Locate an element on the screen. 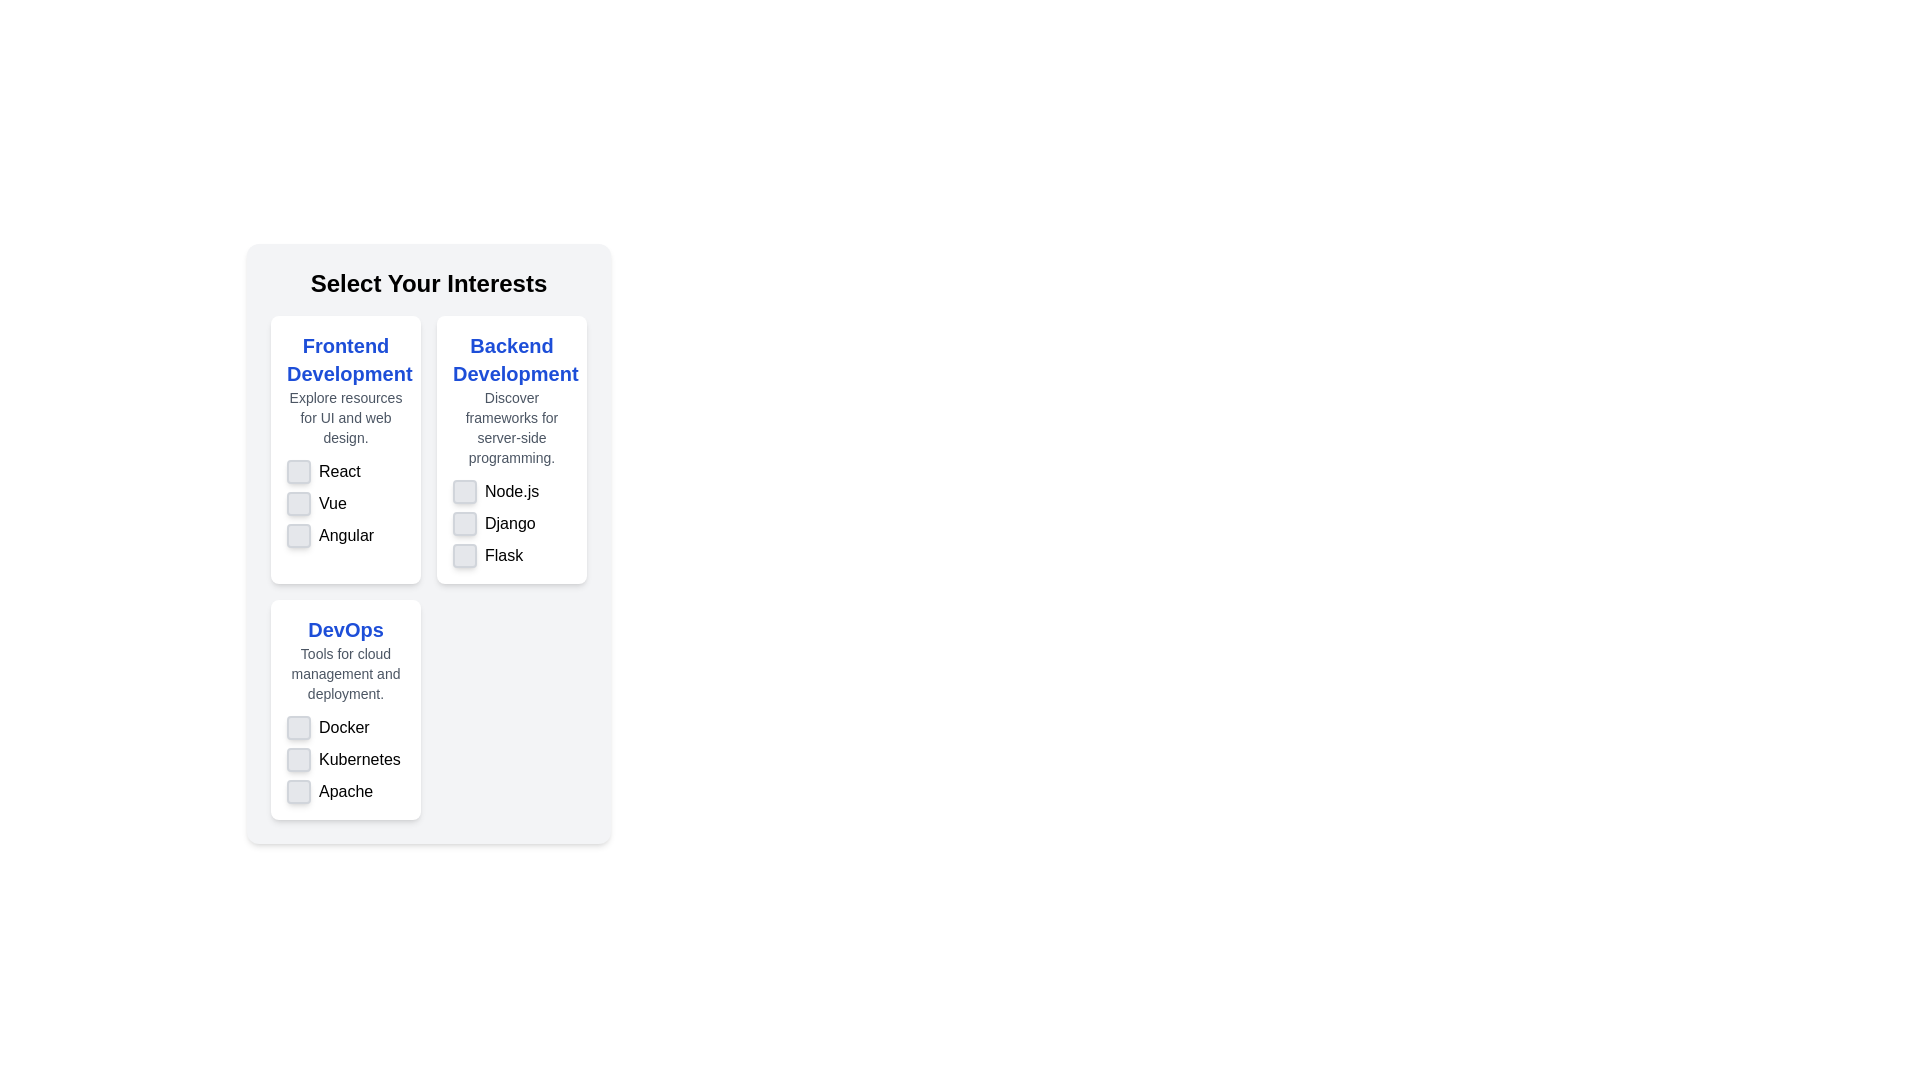 The width and height of the screenshot is (1920, 1080). the small, square-shaped checkbox with a light gray background located in the 'DevOps' section is located at coordinates (297, 728).